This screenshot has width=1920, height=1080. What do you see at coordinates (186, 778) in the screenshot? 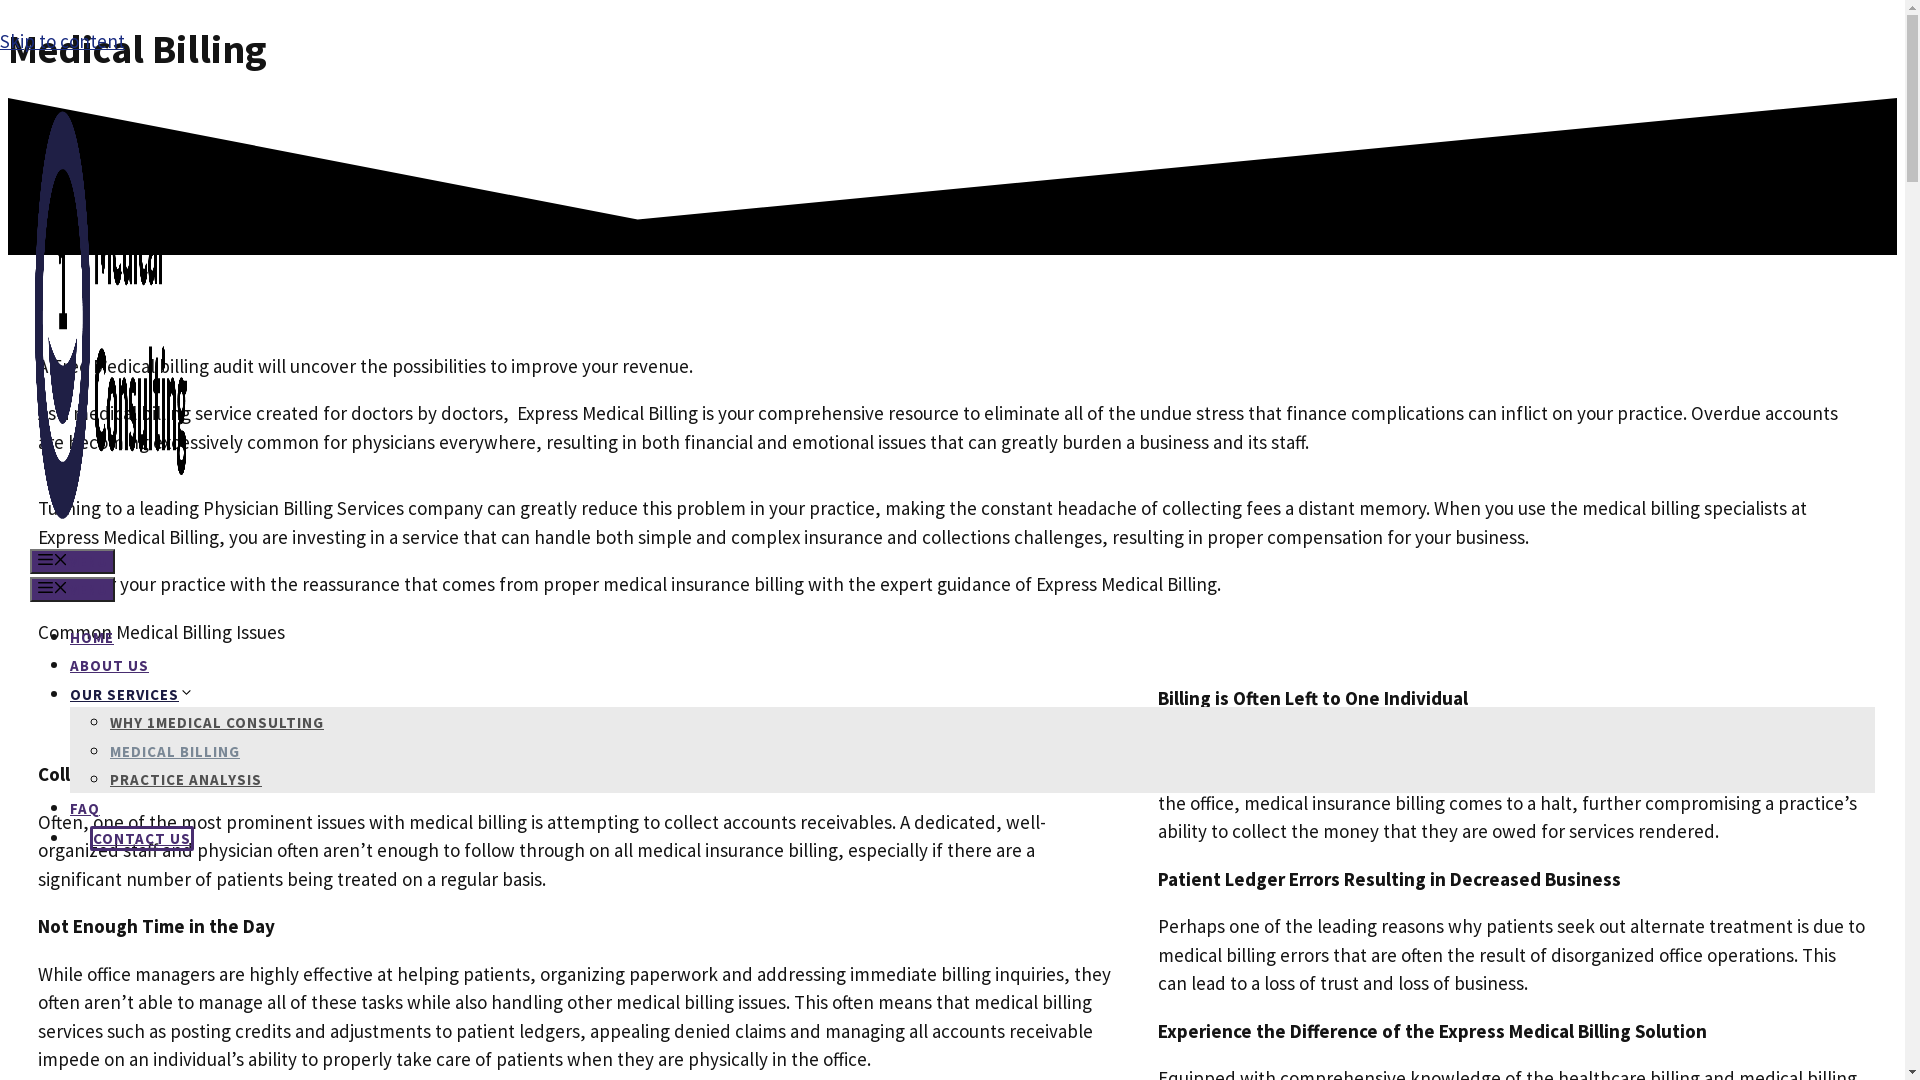
I see `'PRACTICE ANALYSIS'` at bounding box center [186, 778].